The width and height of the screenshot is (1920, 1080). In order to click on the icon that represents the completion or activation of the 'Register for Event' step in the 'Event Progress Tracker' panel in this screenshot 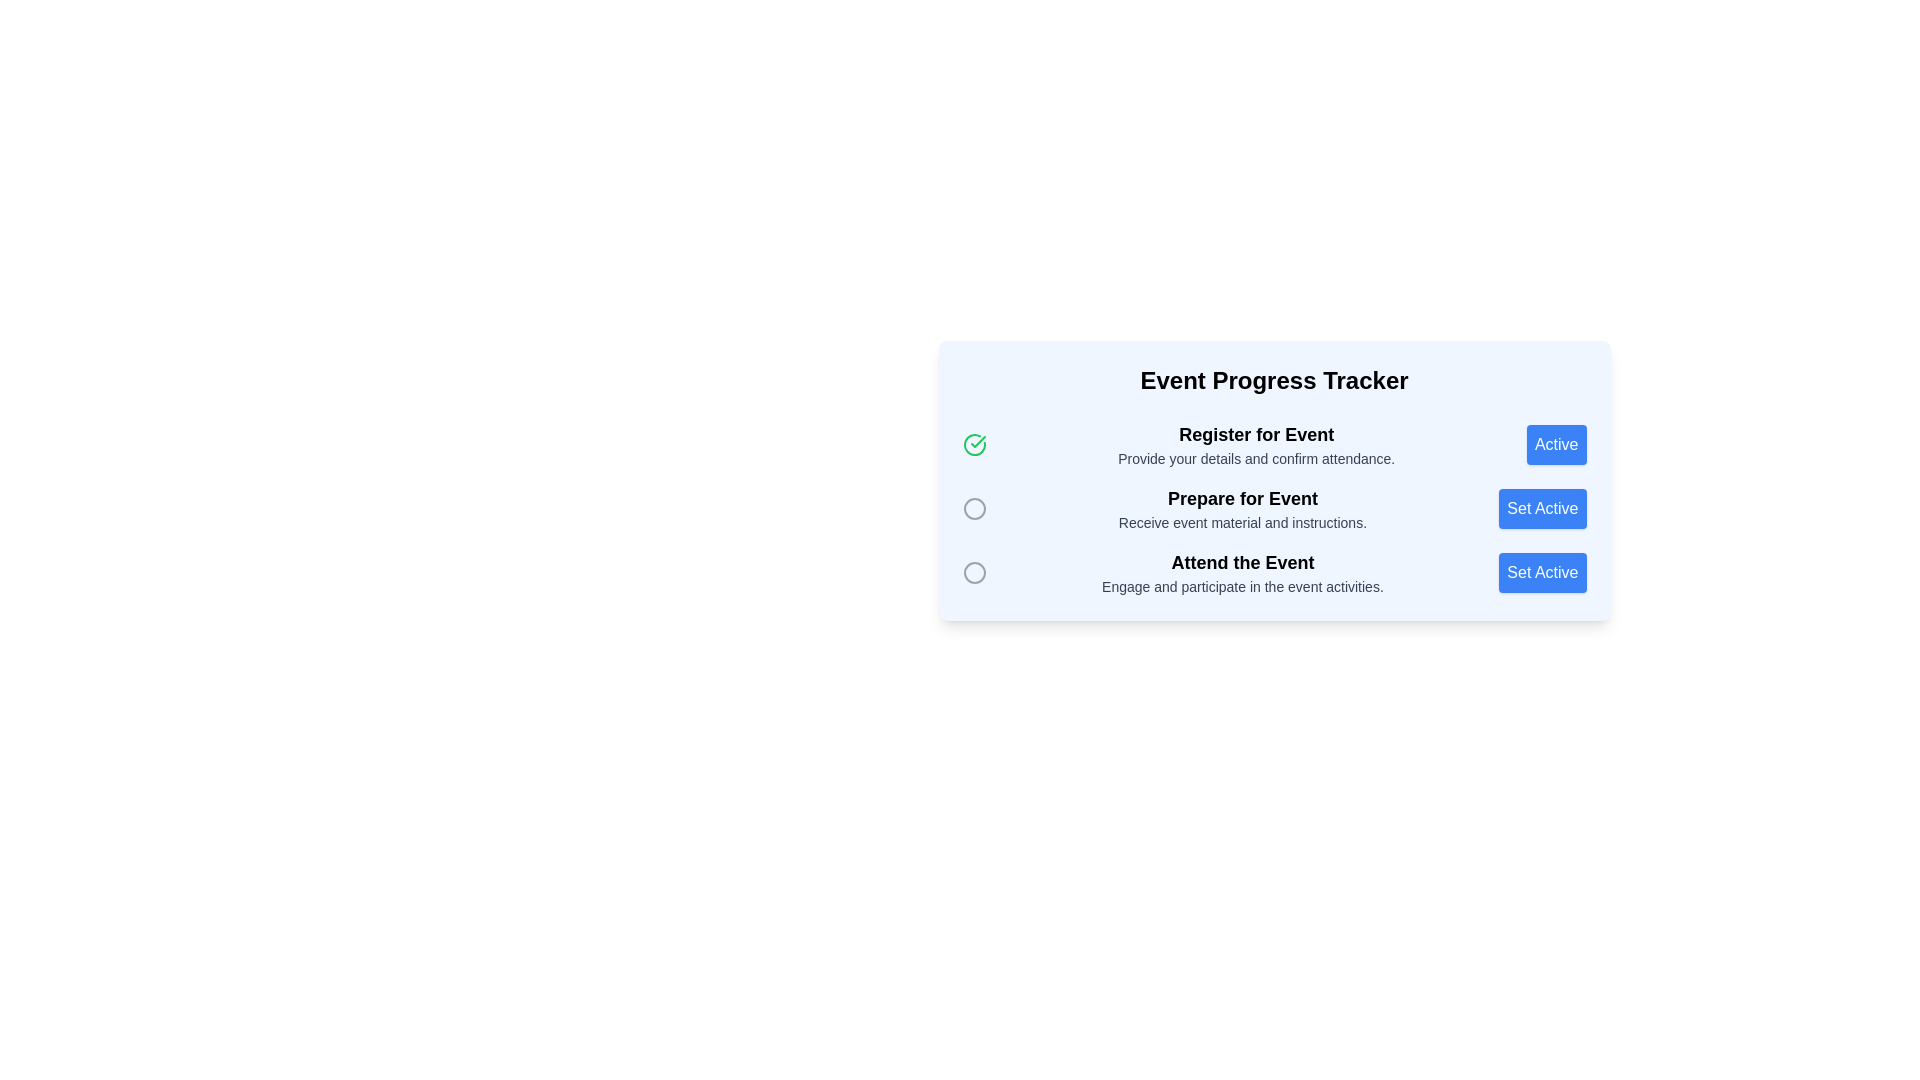, I will do `click(974, 443)`.